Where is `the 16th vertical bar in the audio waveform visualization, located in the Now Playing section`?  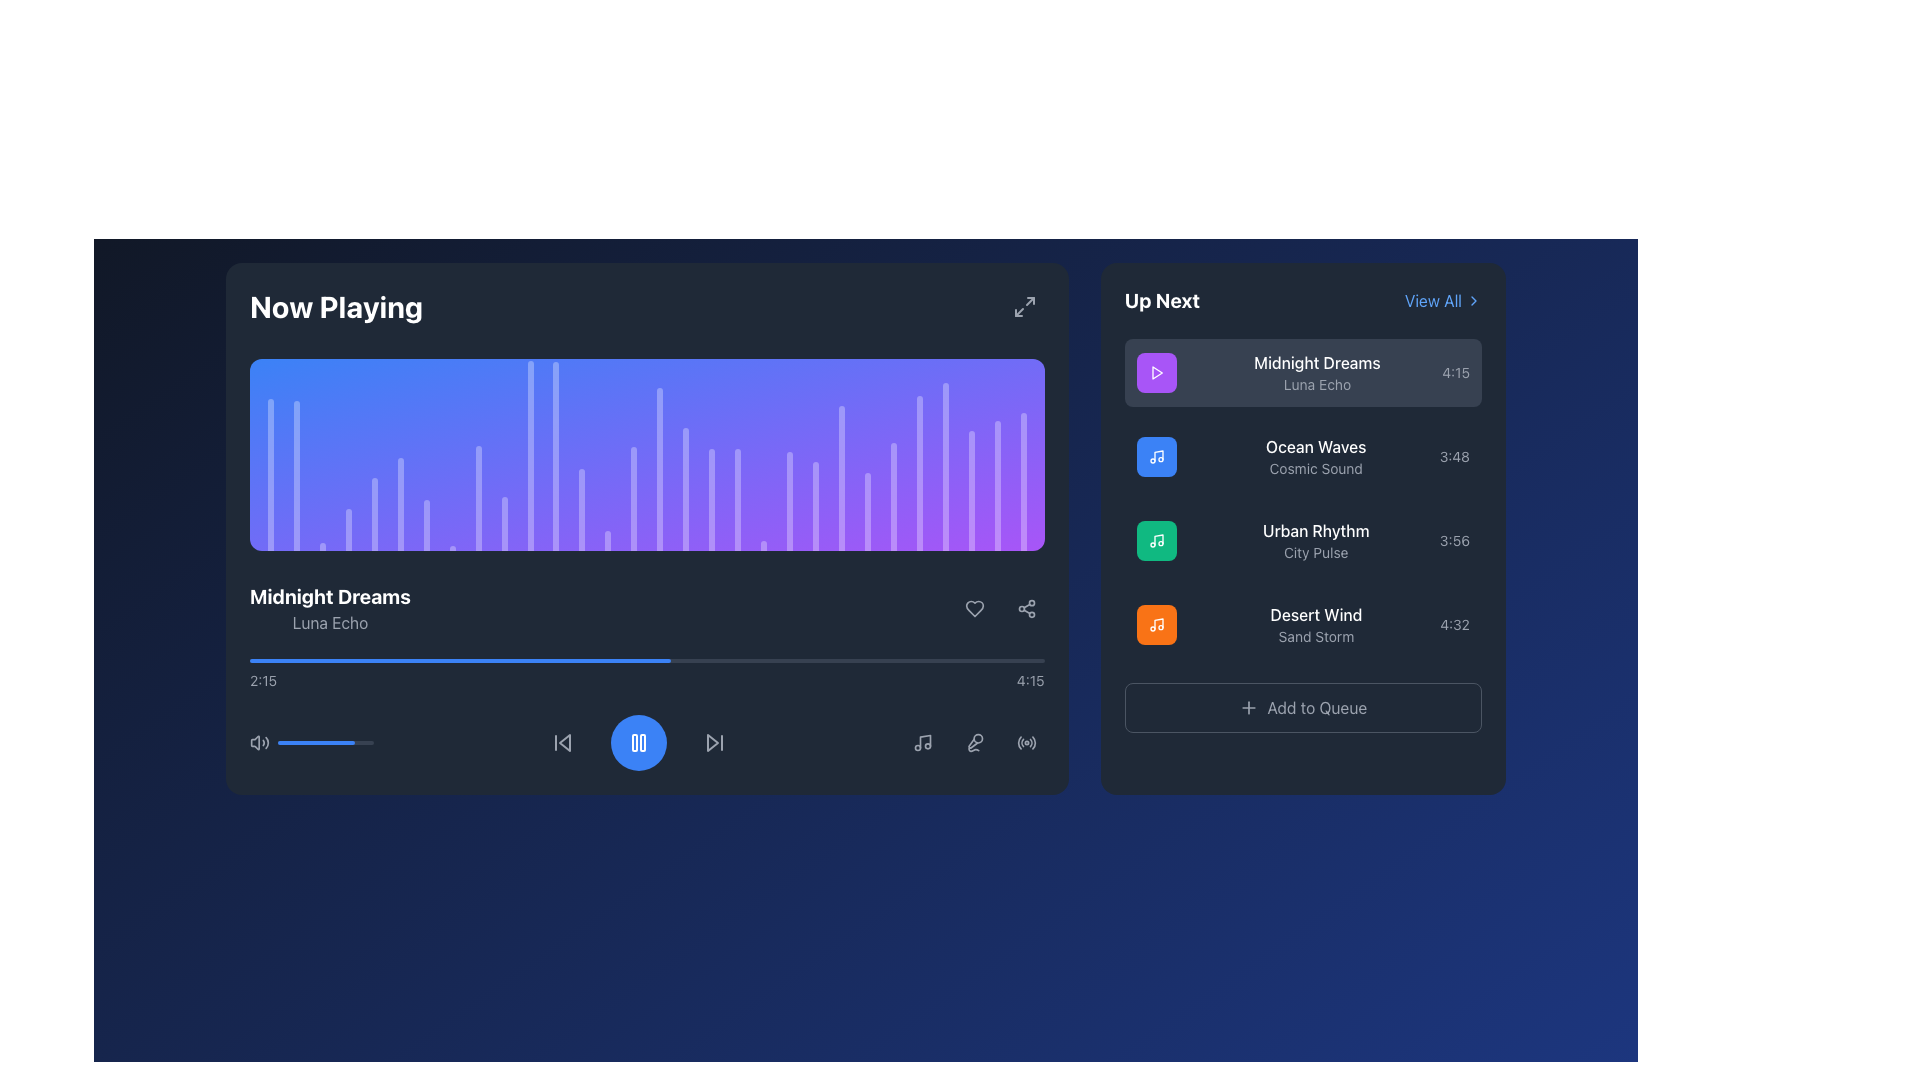 the 16th vertical bar in the audio waveform visualization, located in the Now Playing section is located at coordinates (660, 469).